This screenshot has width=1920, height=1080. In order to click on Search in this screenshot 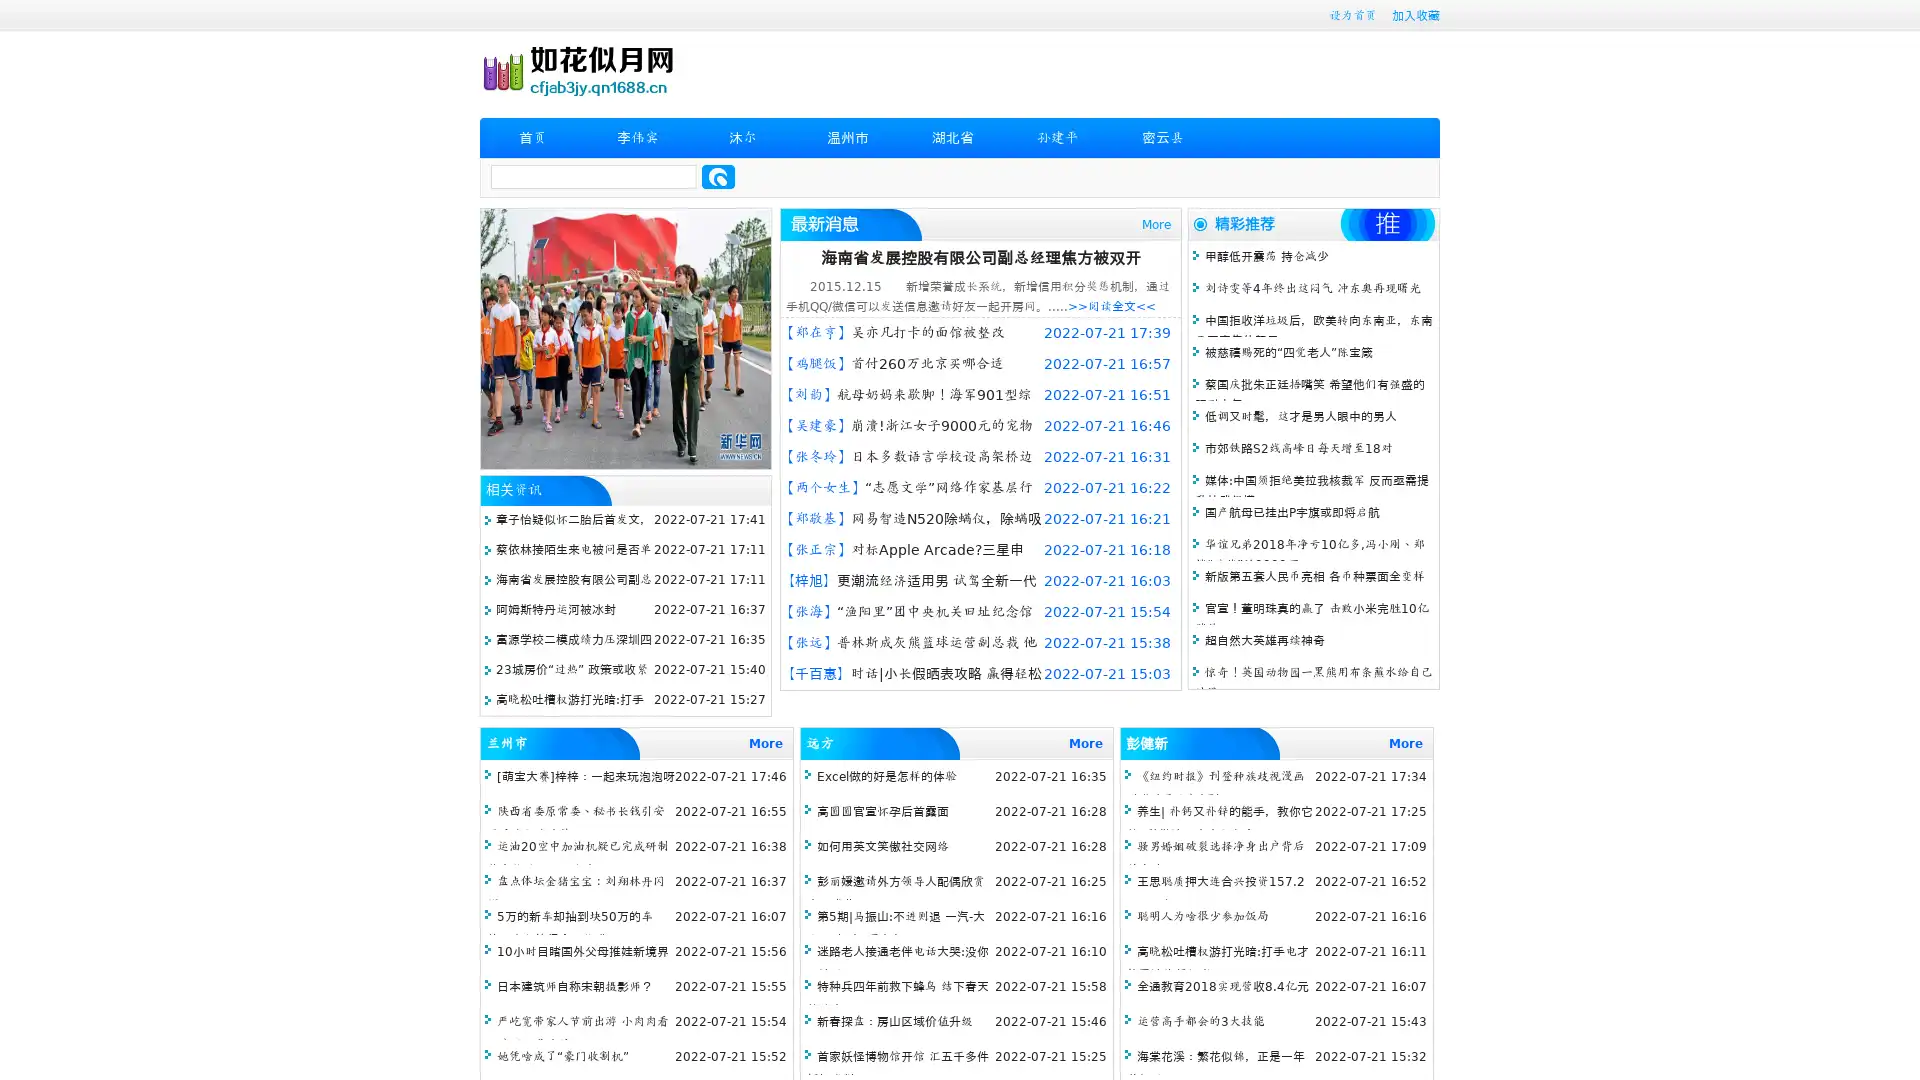, I will do `click(718, 176)`.